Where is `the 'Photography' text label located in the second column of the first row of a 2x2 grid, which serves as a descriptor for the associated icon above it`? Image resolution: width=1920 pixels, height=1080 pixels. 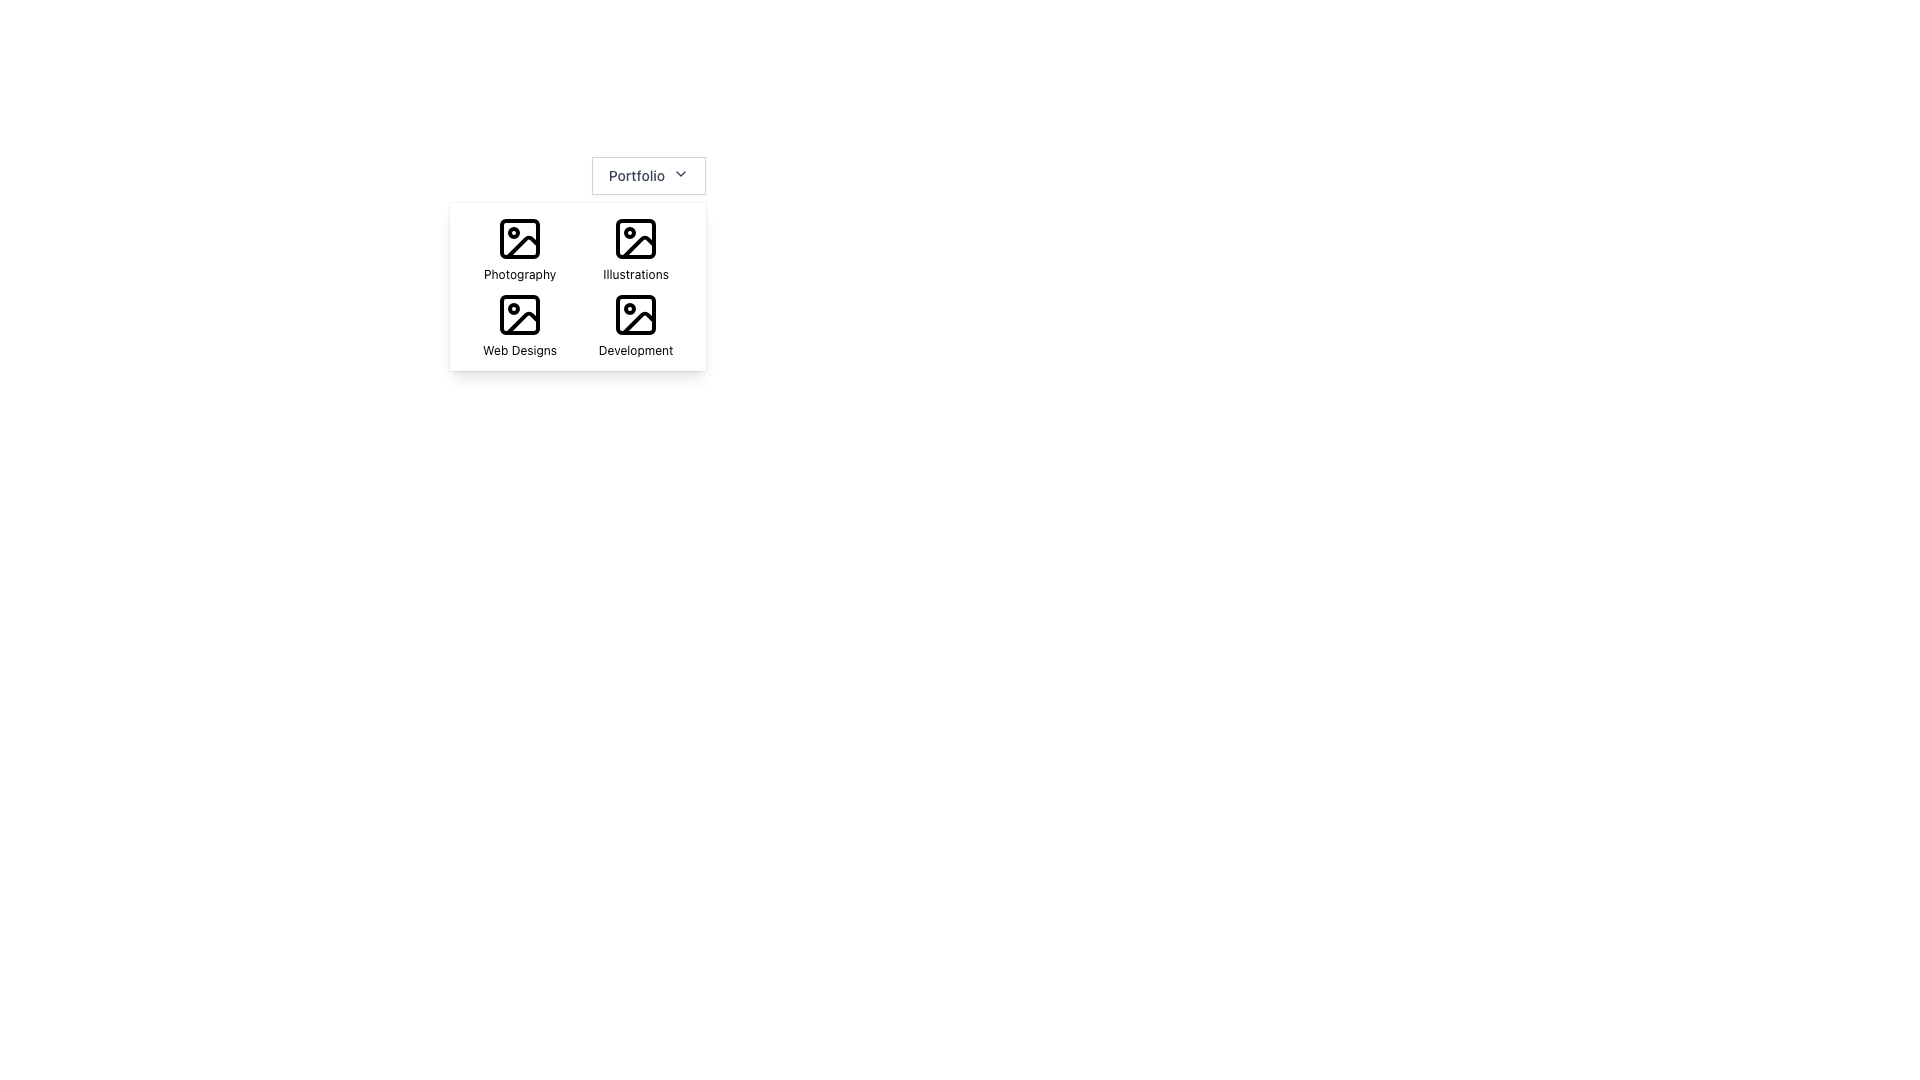
the 'Photography' text label located in the second column of the first row of a 2x2 grid, which serves as a descriptor for the associated icon above it is located at coordinates (520, 274).